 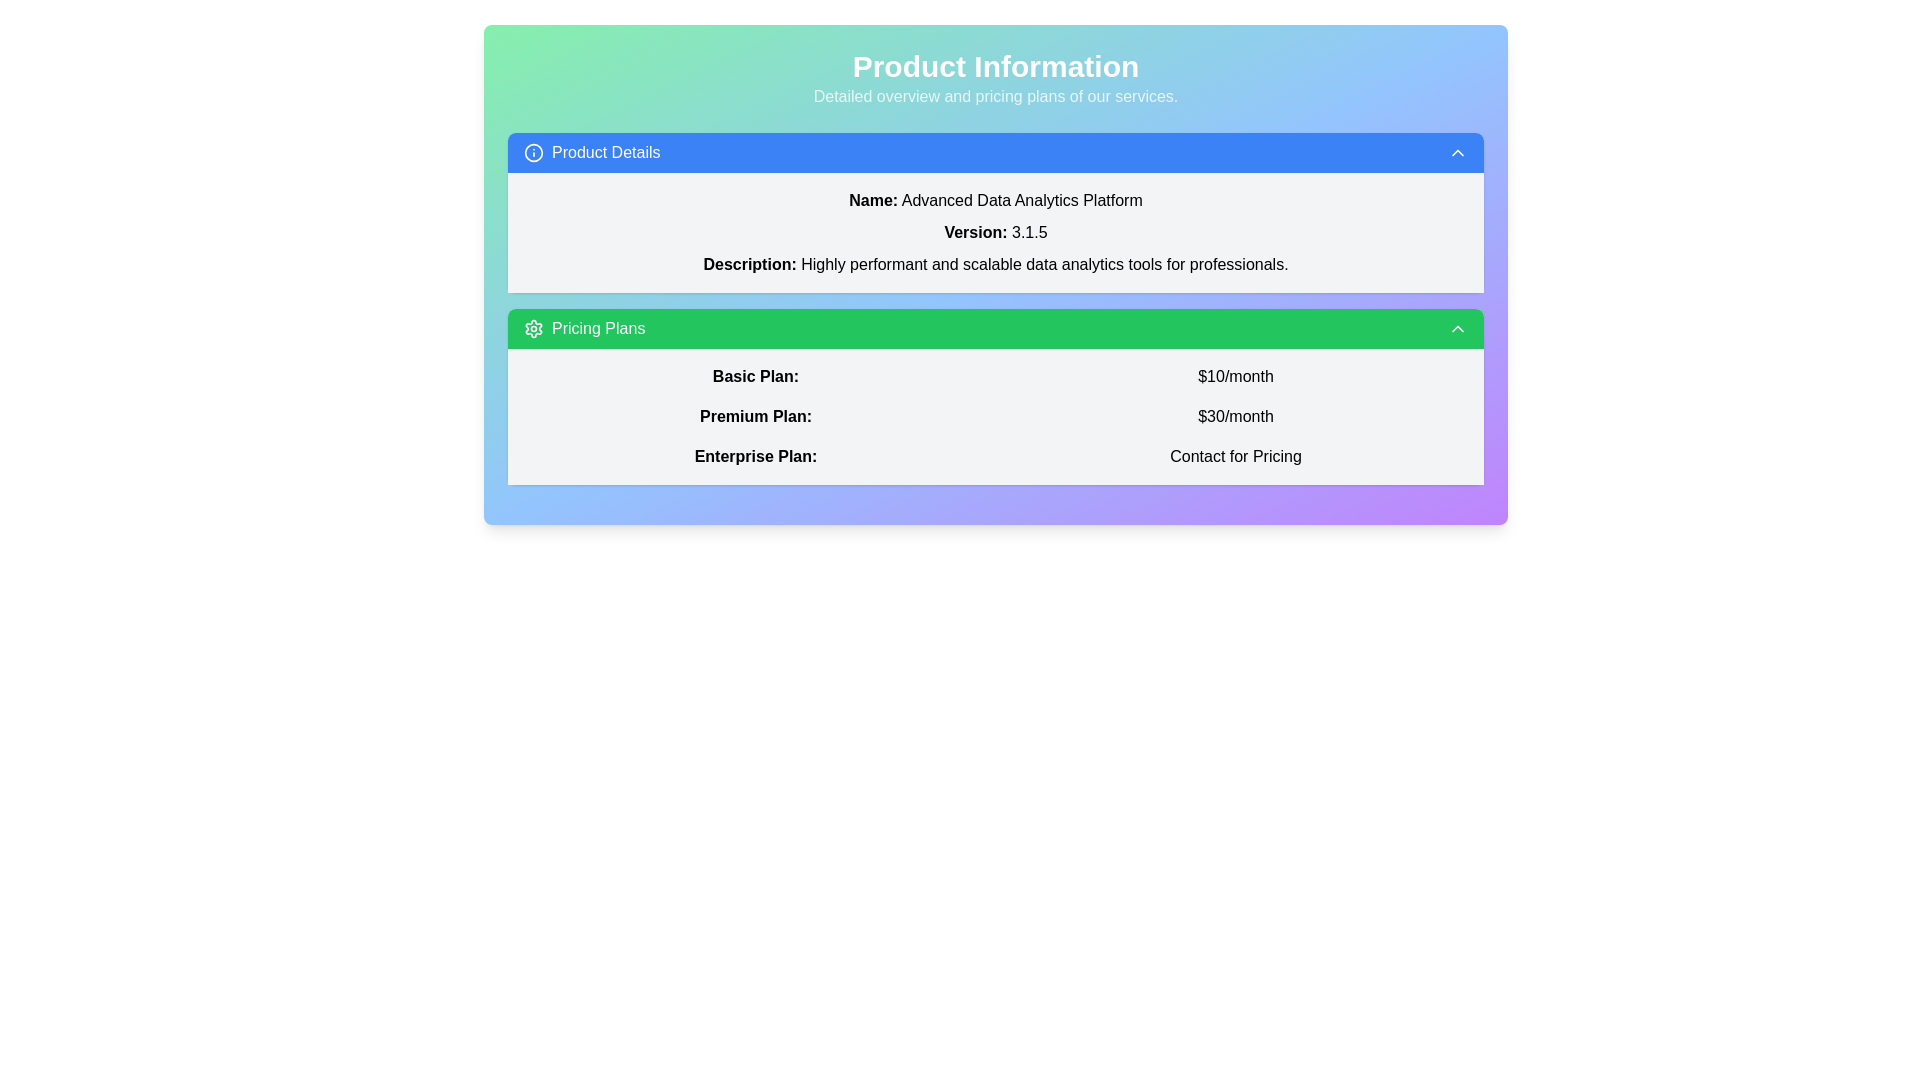 What do you see at coordinates (996, 200) in the screenshot?
I see `the text label displaying 'Name: Advanced Data Analytics Platform', which is the first row under 'Product Details' with a light-gray background` at bounding box center [996, 200].